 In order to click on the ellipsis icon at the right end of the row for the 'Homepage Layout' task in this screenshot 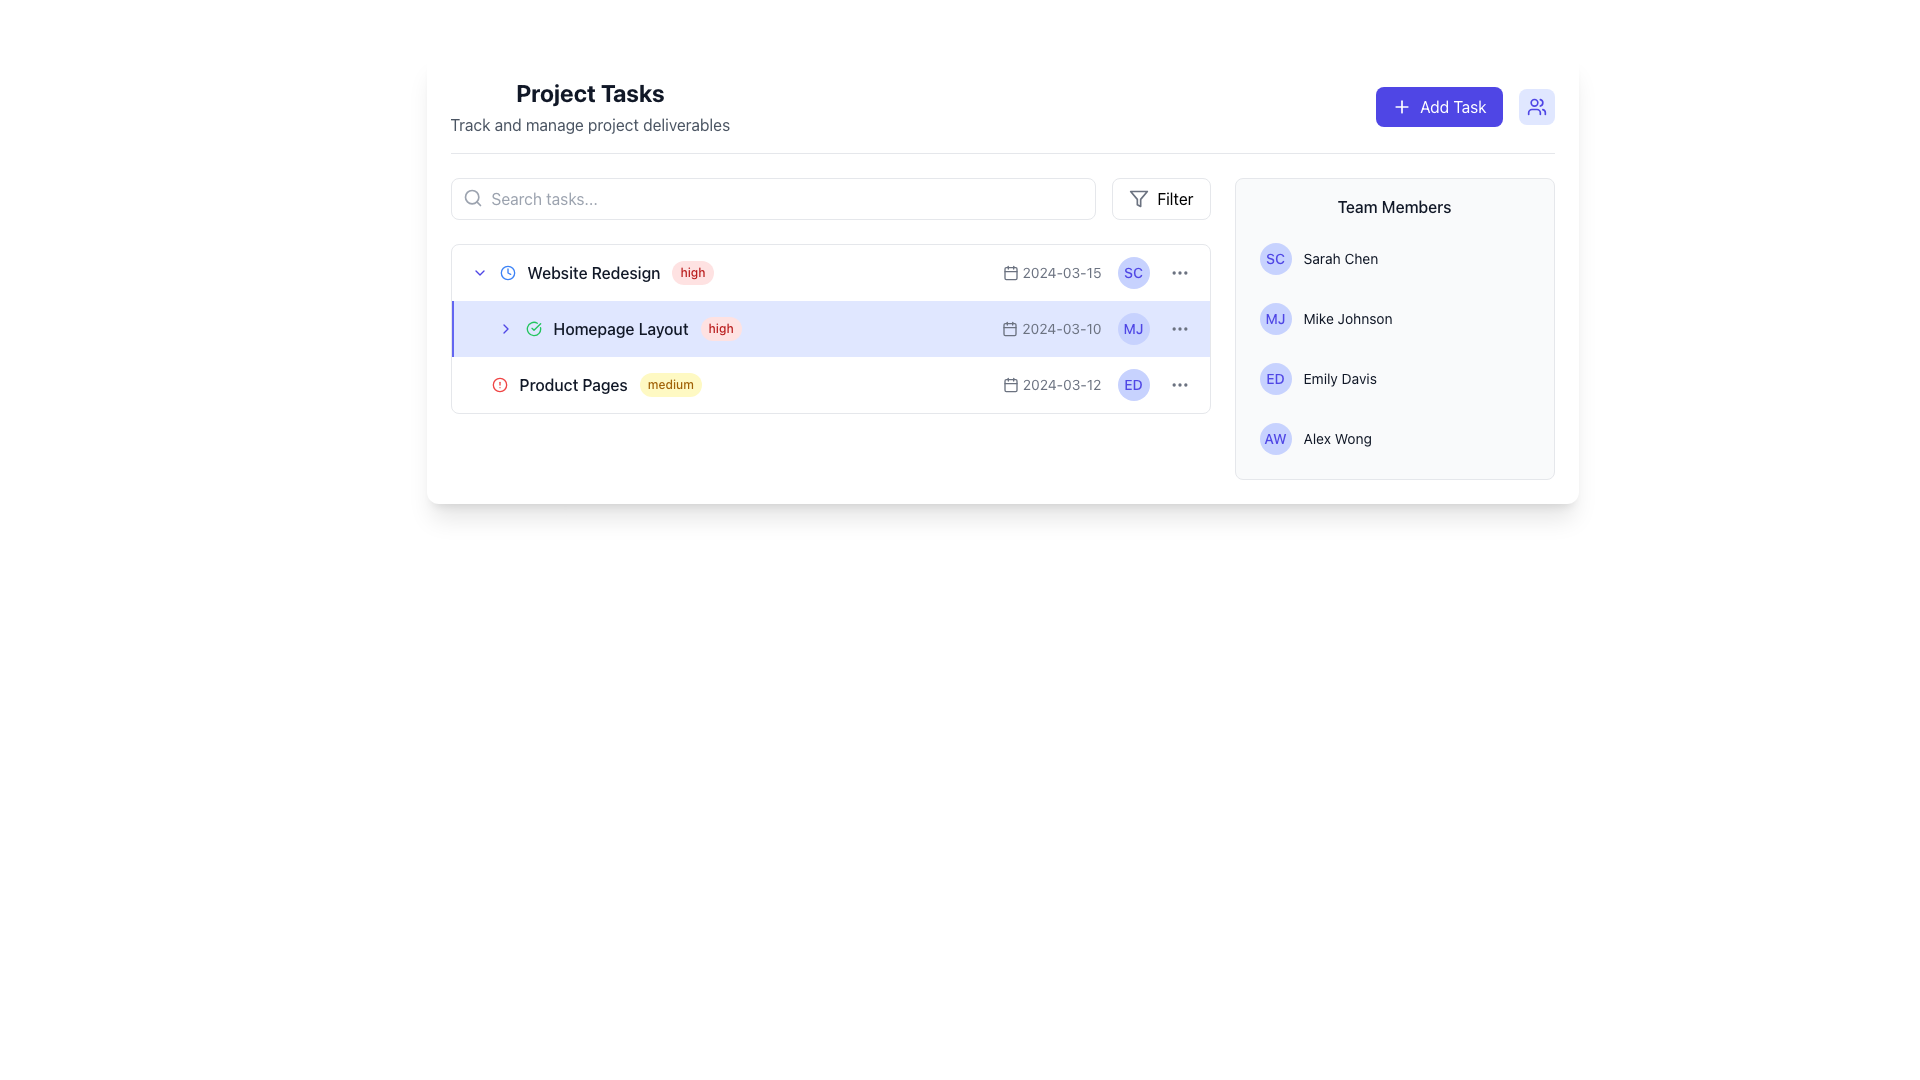, I will do `click(1179, 327)`.